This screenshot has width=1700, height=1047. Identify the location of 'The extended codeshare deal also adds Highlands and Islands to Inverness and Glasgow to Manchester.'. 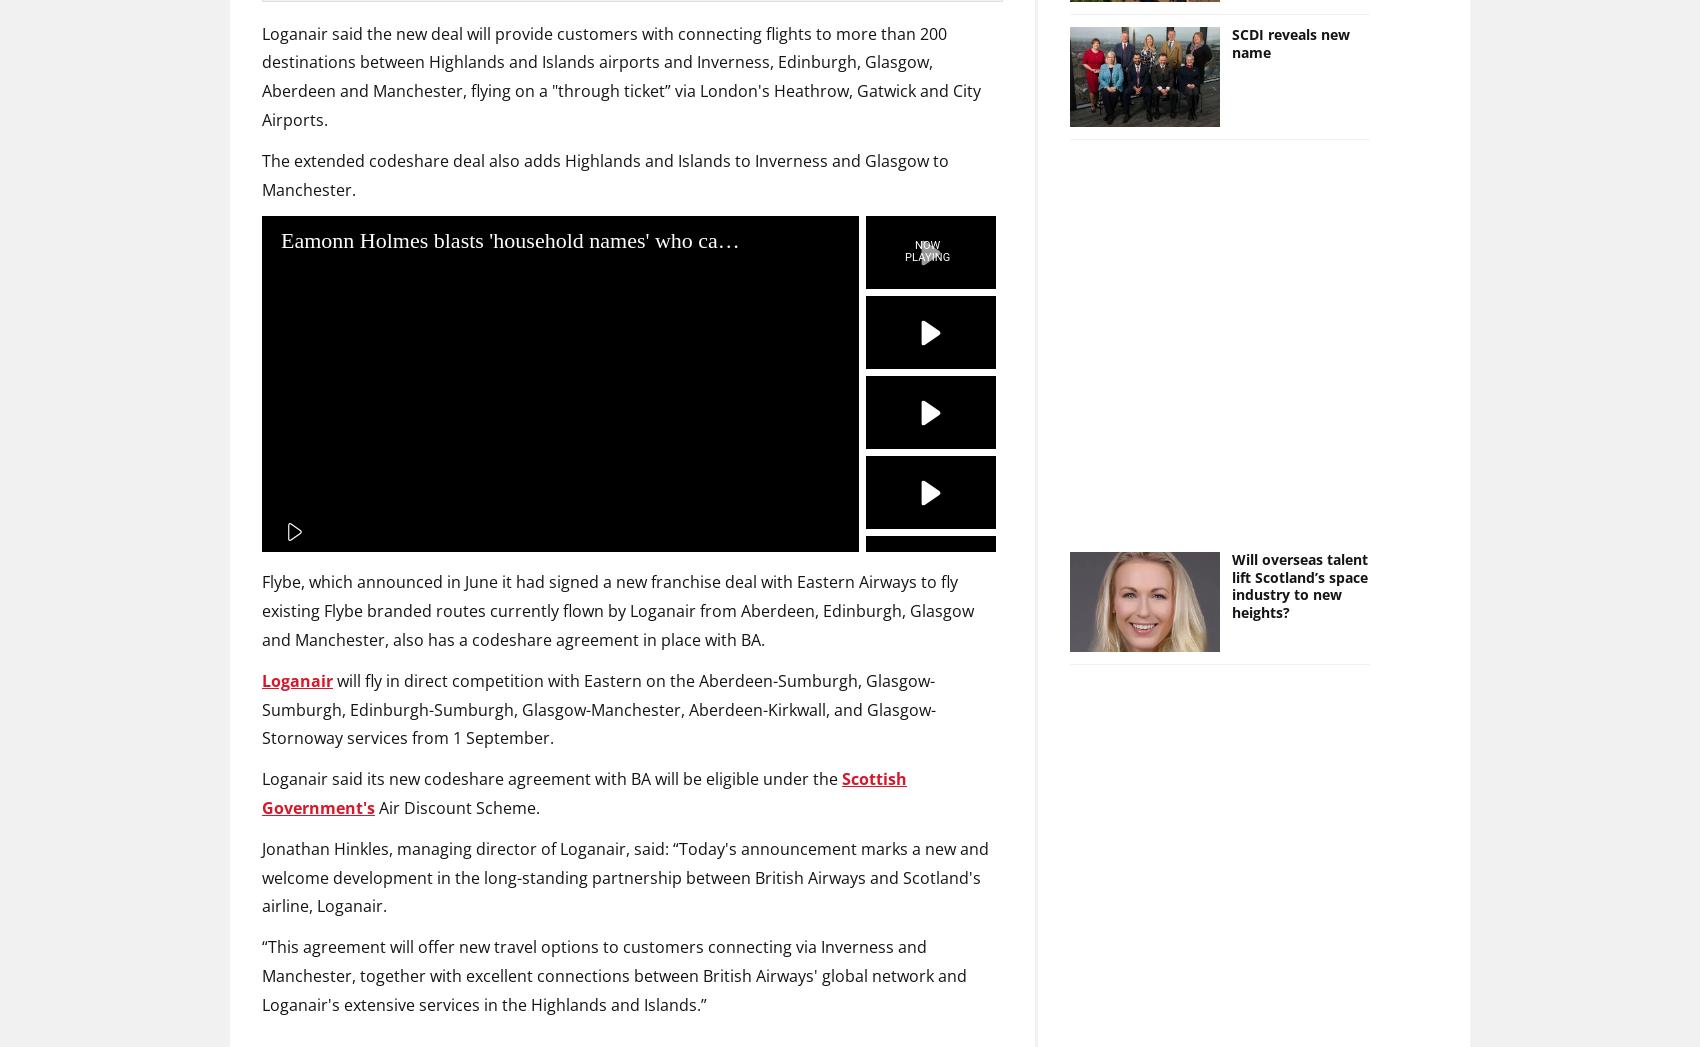
(604, 174).